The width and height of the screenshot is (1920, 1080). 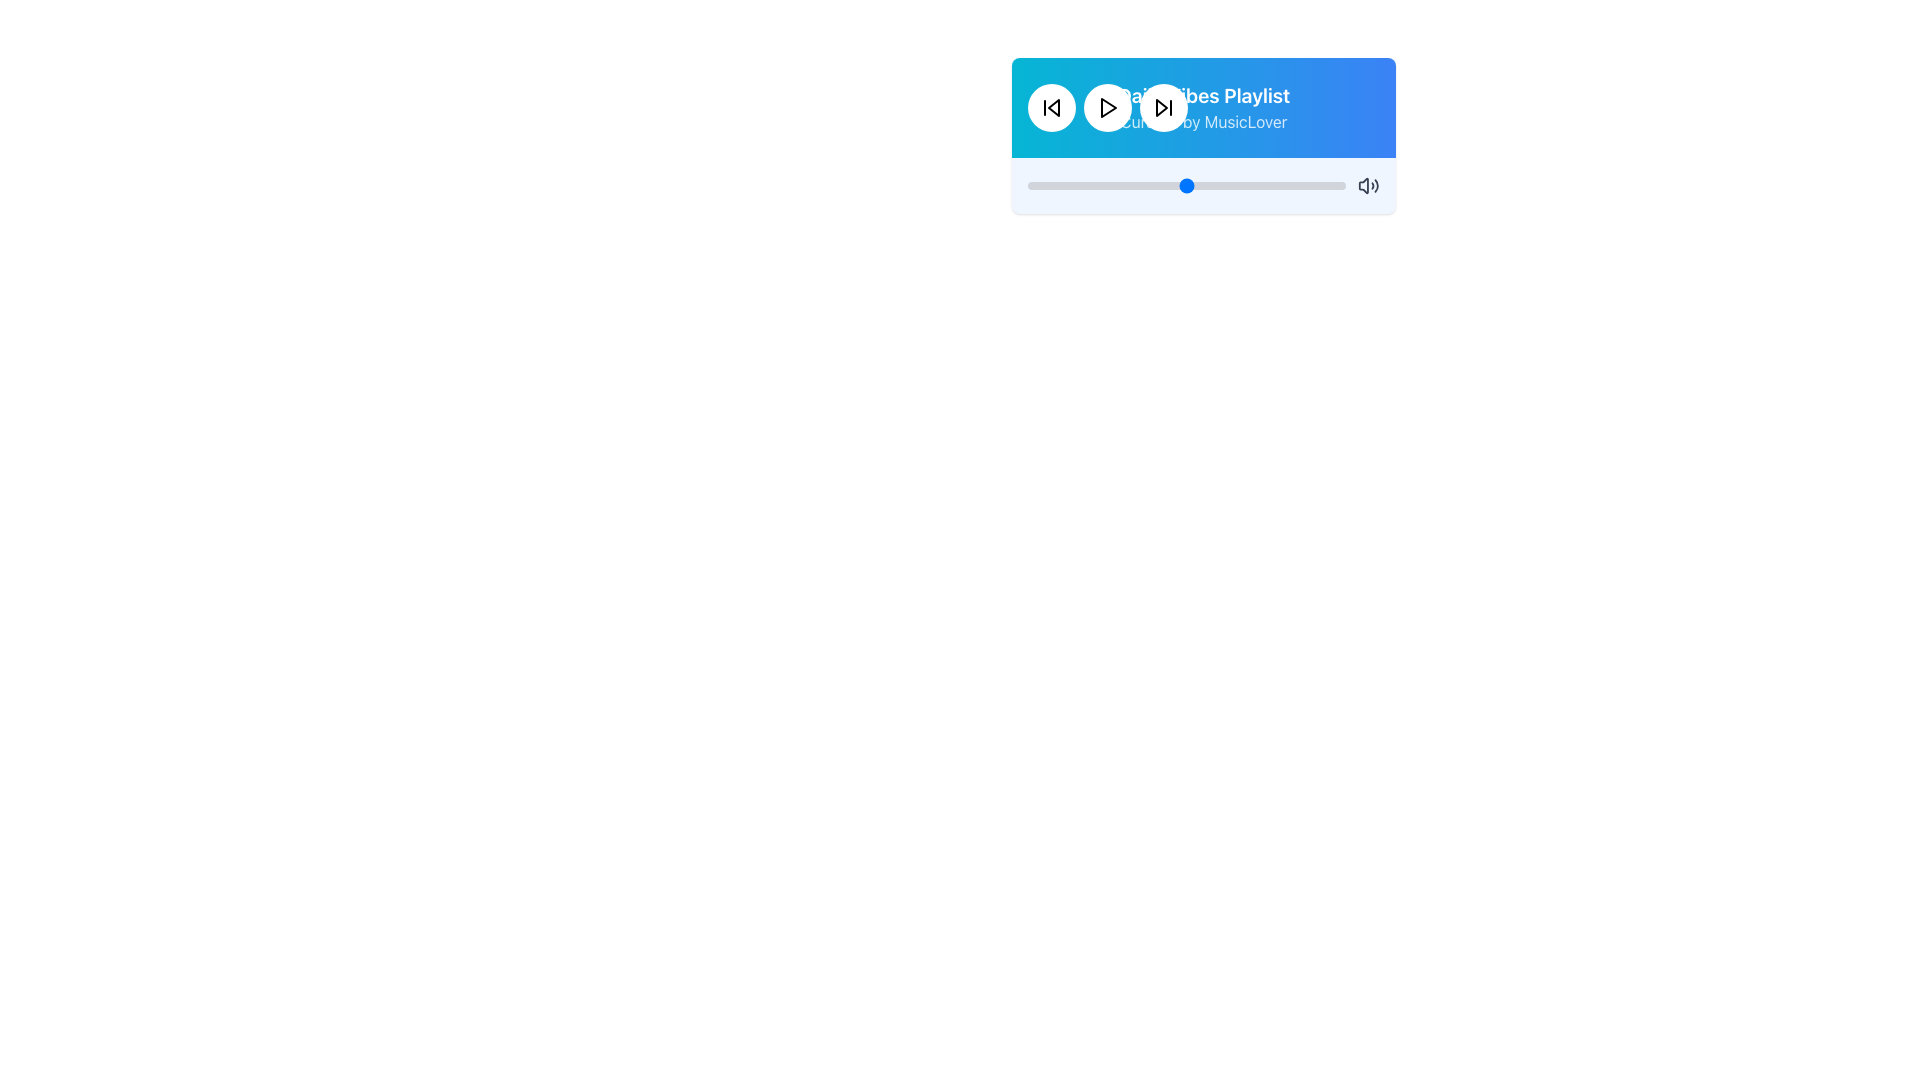 I want to click on slider value, so click(x=1037, y=185).